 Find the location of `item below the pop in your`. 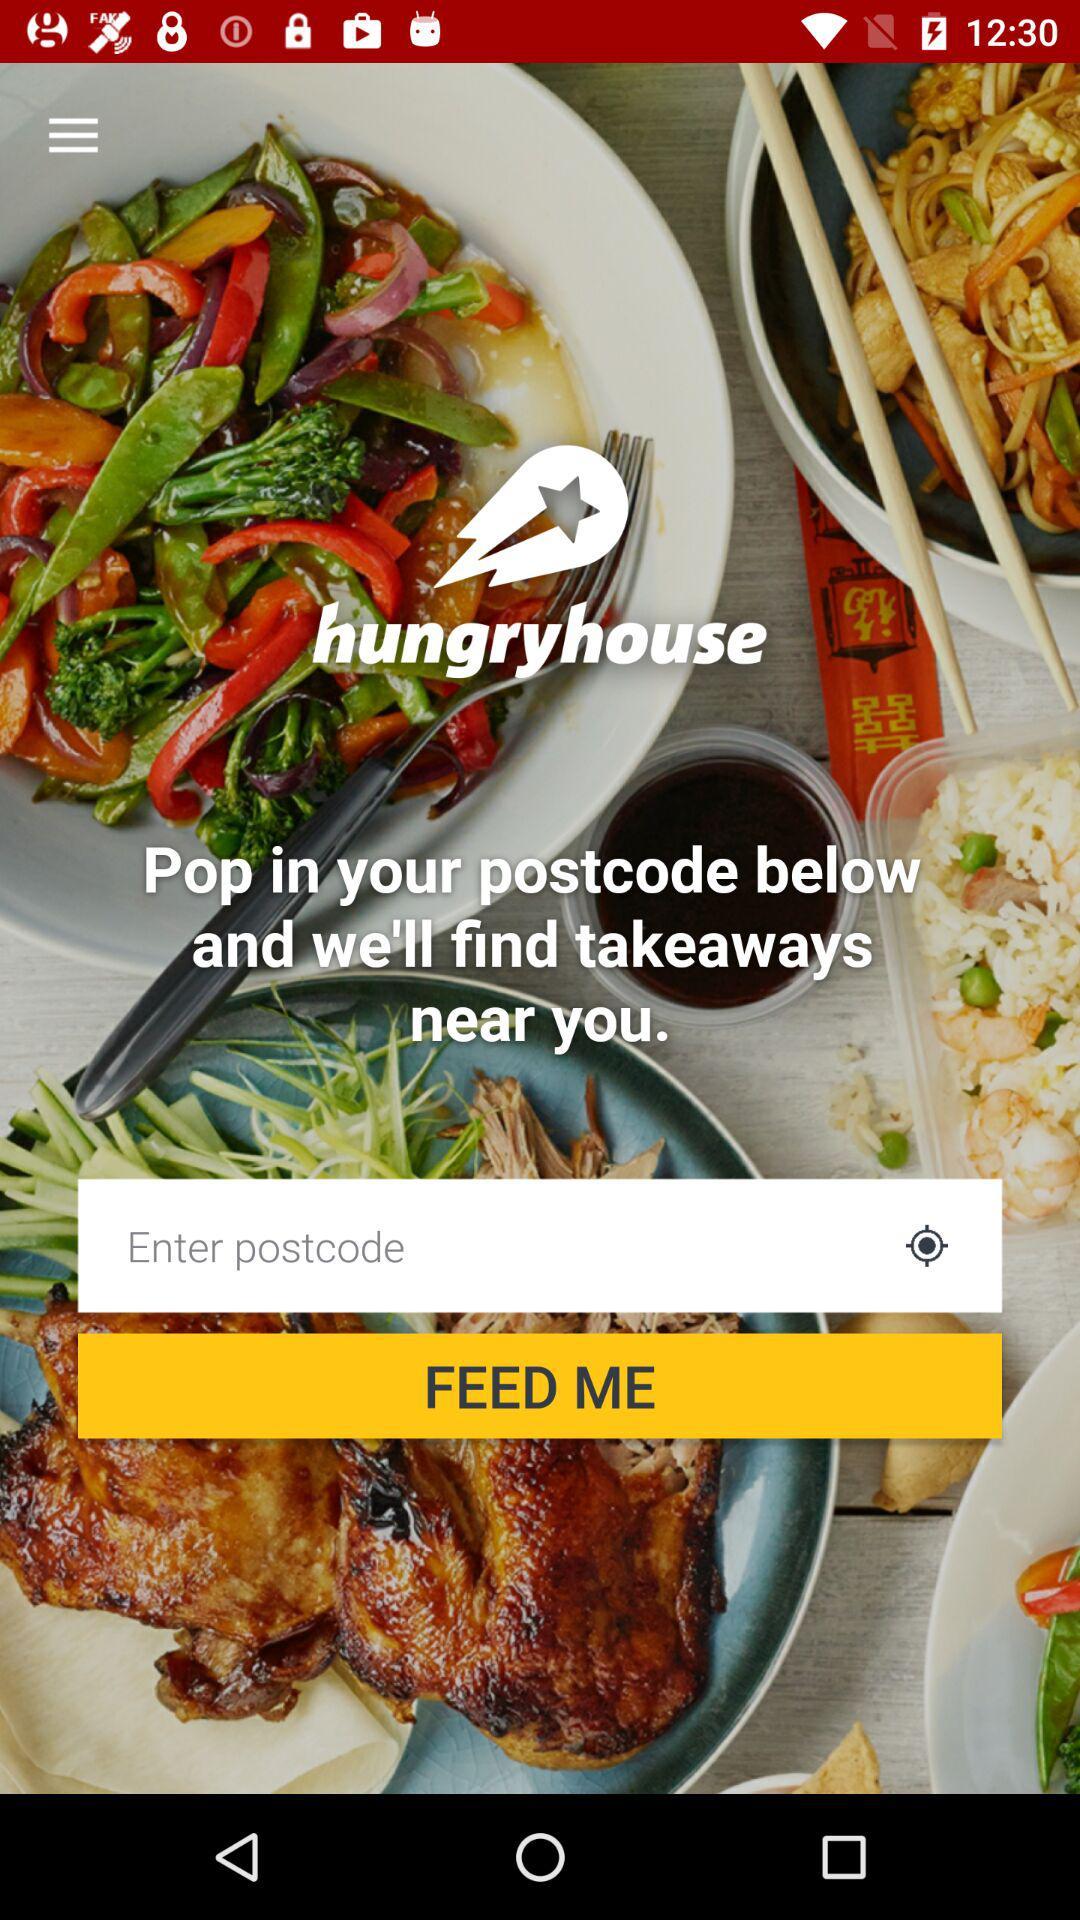

item below the pop in your is located at coordinates (482, 1244).